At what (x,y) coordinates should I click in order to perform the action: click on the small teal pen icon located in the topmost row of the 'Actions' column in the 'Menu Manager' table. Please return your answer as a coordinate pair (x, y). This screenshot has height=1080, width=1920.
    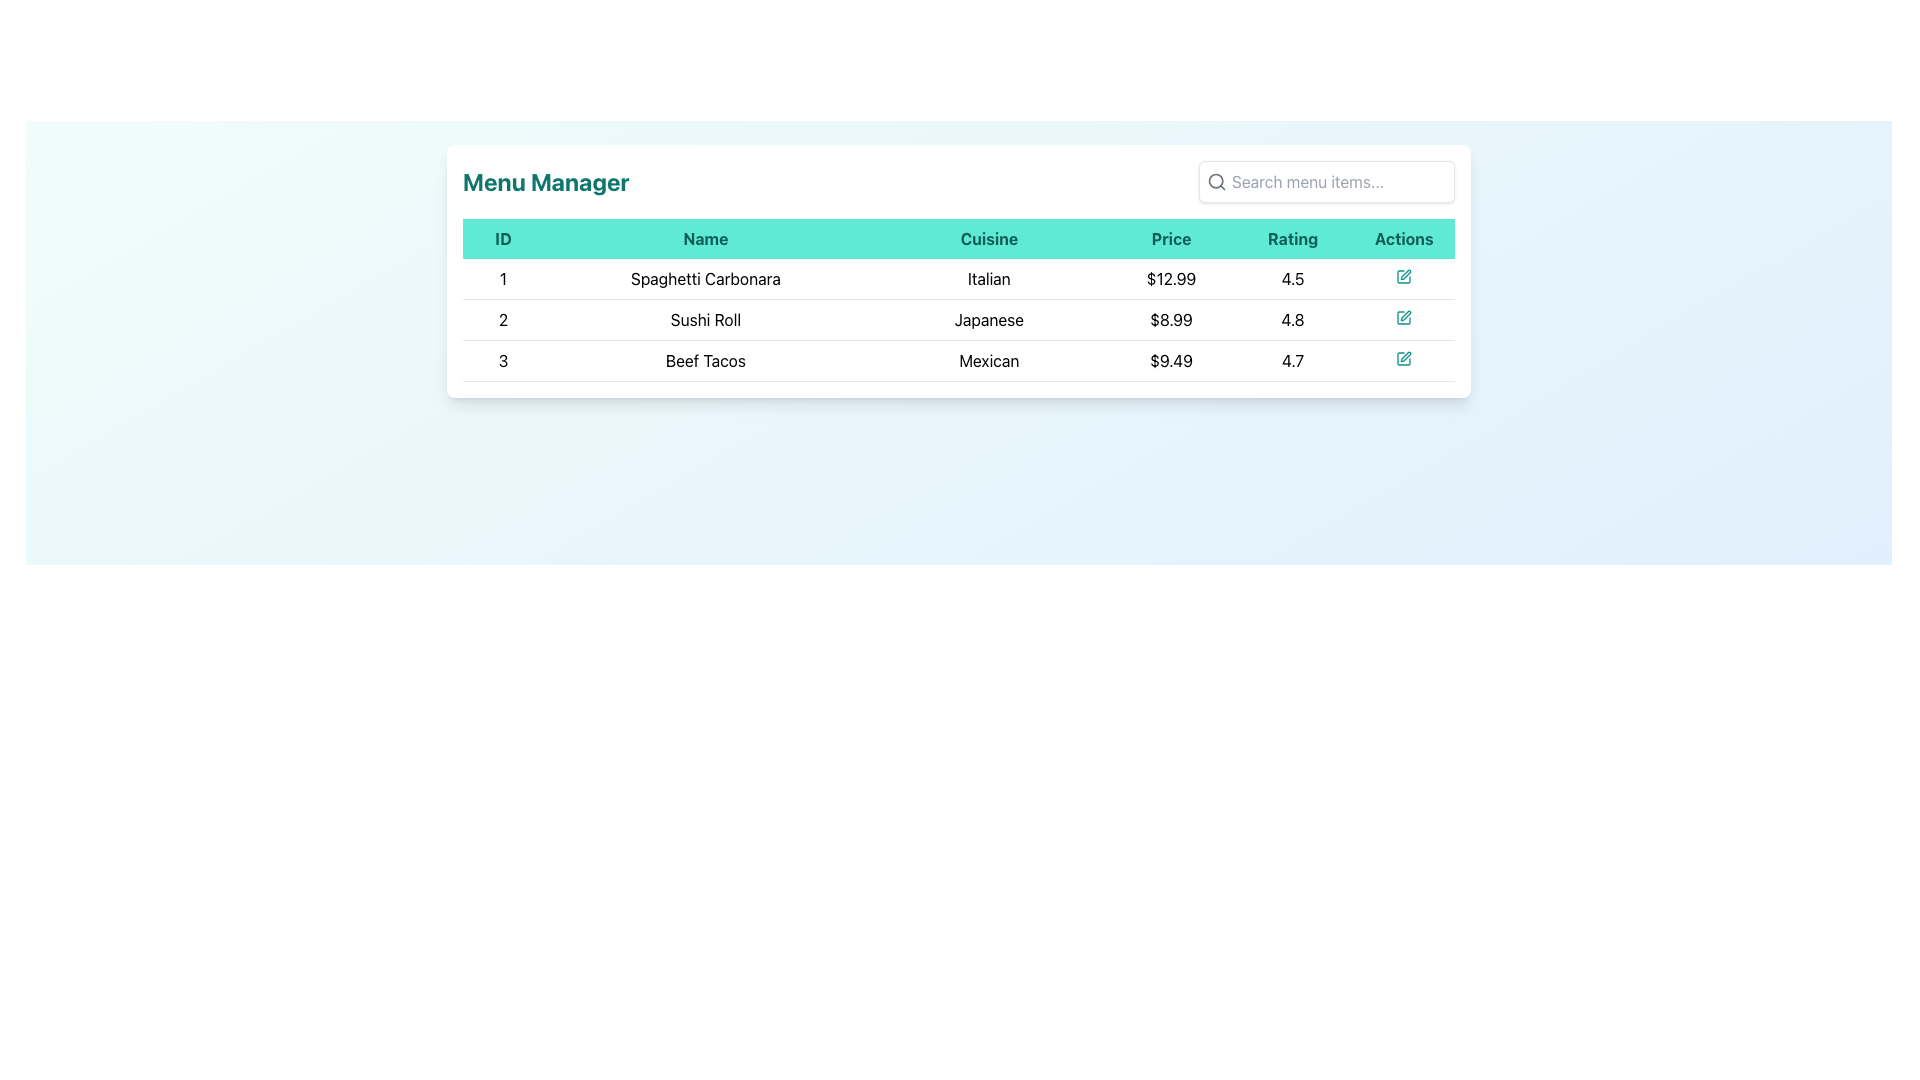
    Looking at the image, I should click on (1403, 277).